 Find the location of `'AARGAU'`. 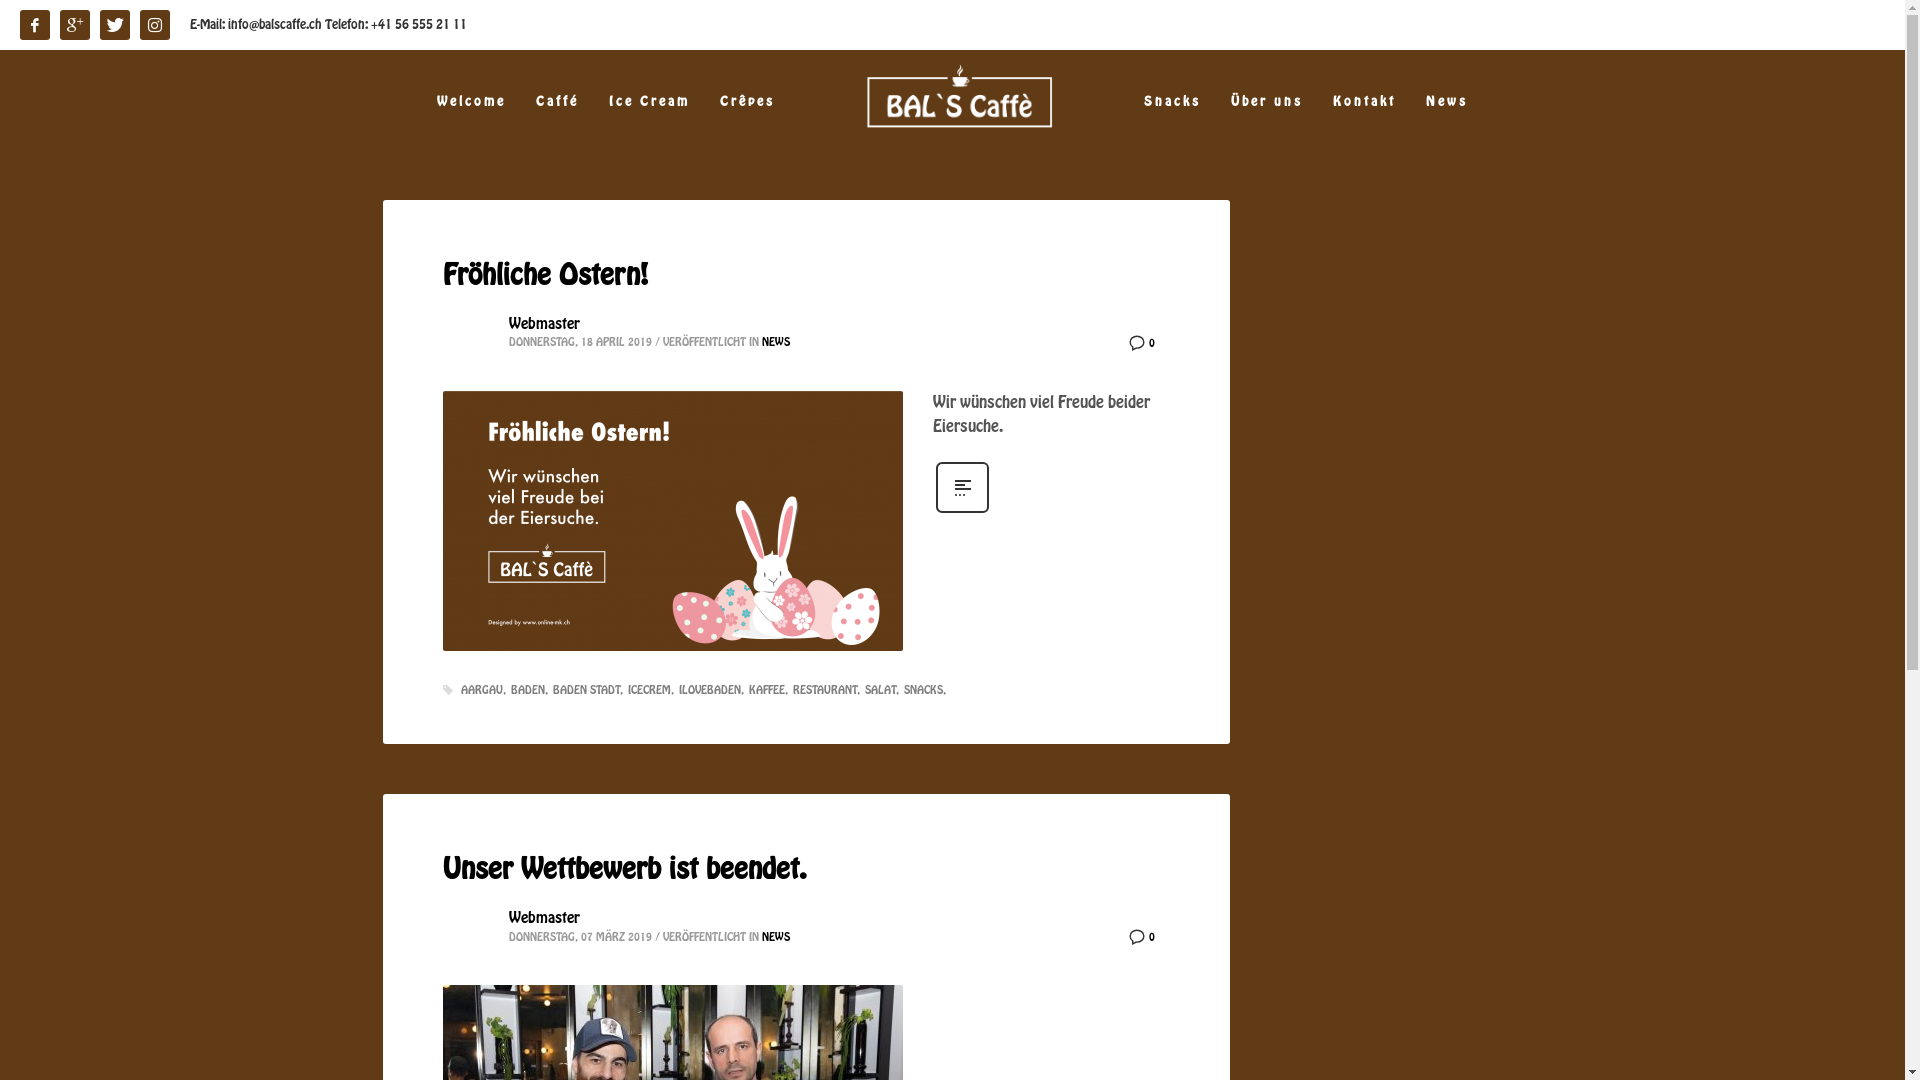

'AARGAU' is located at coordinates (459, 689).